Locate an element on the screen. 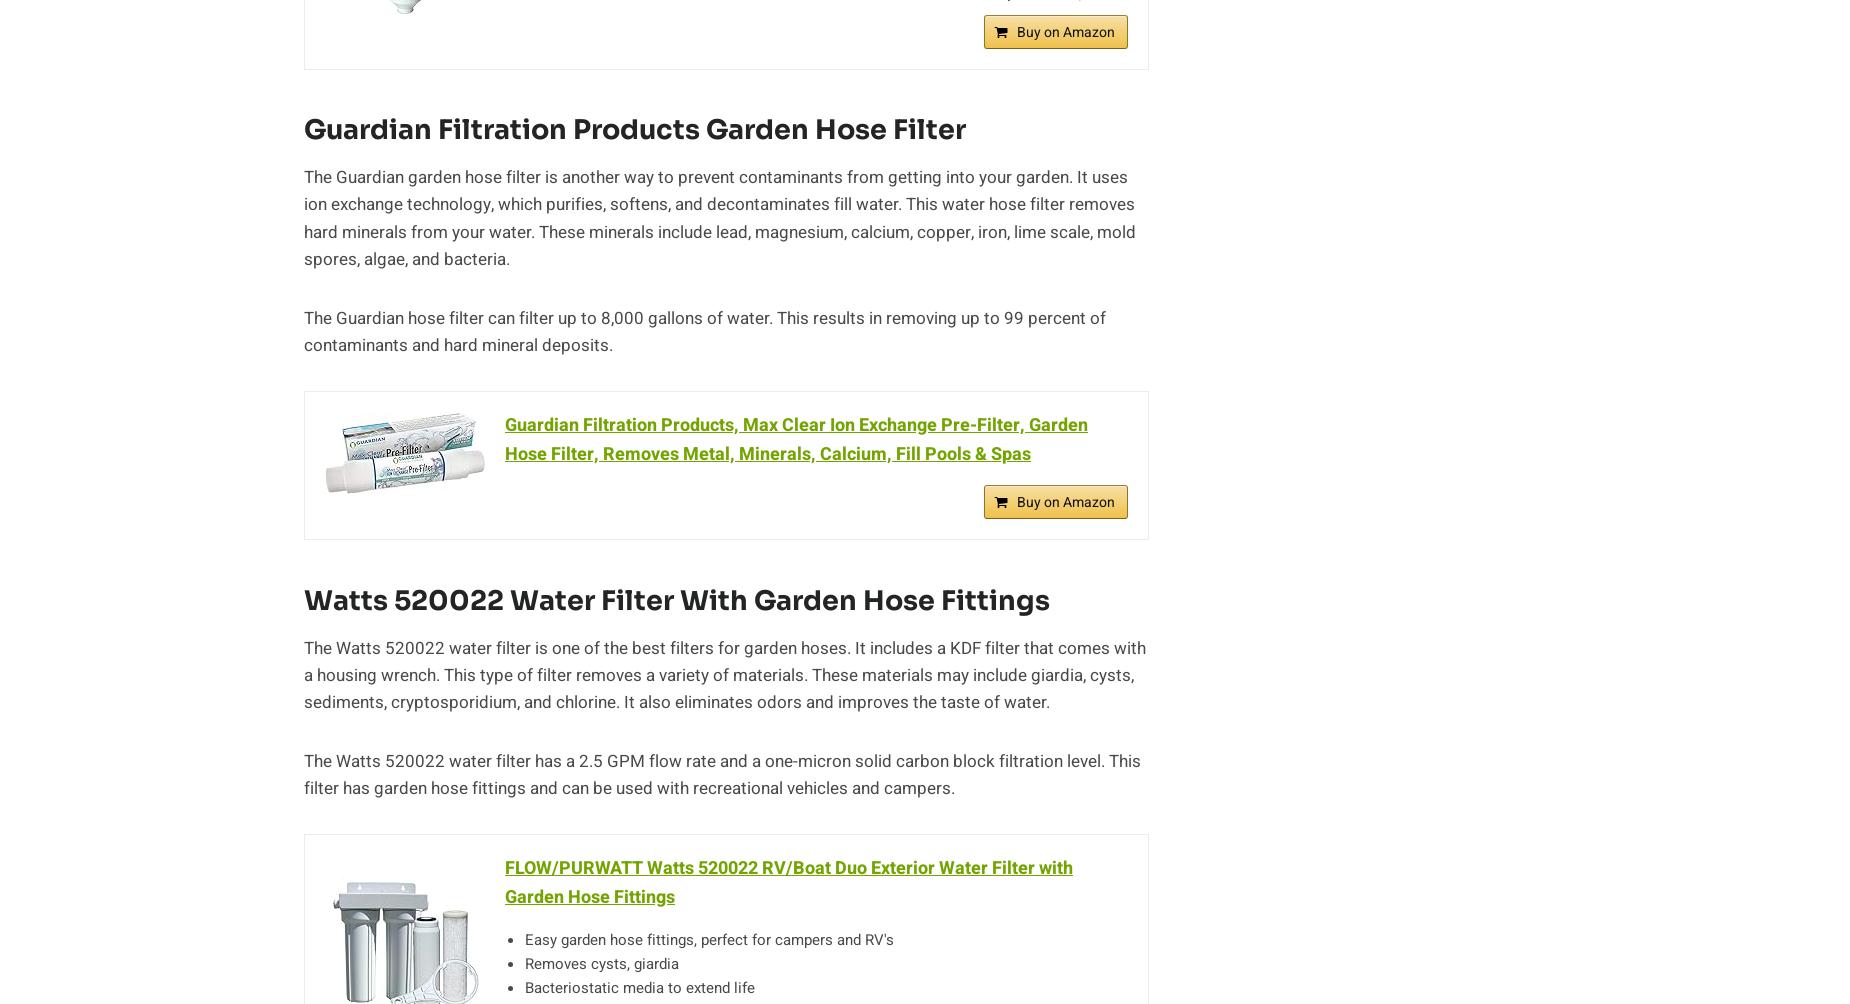  'Guardian Filtration Products, Max Clear Ion Exchange Pre-Filter, Garden Hose Filter, Removes Metal, Minerals, Calcium, Fill Pools & Spas' is located at coordinates (796, 438).